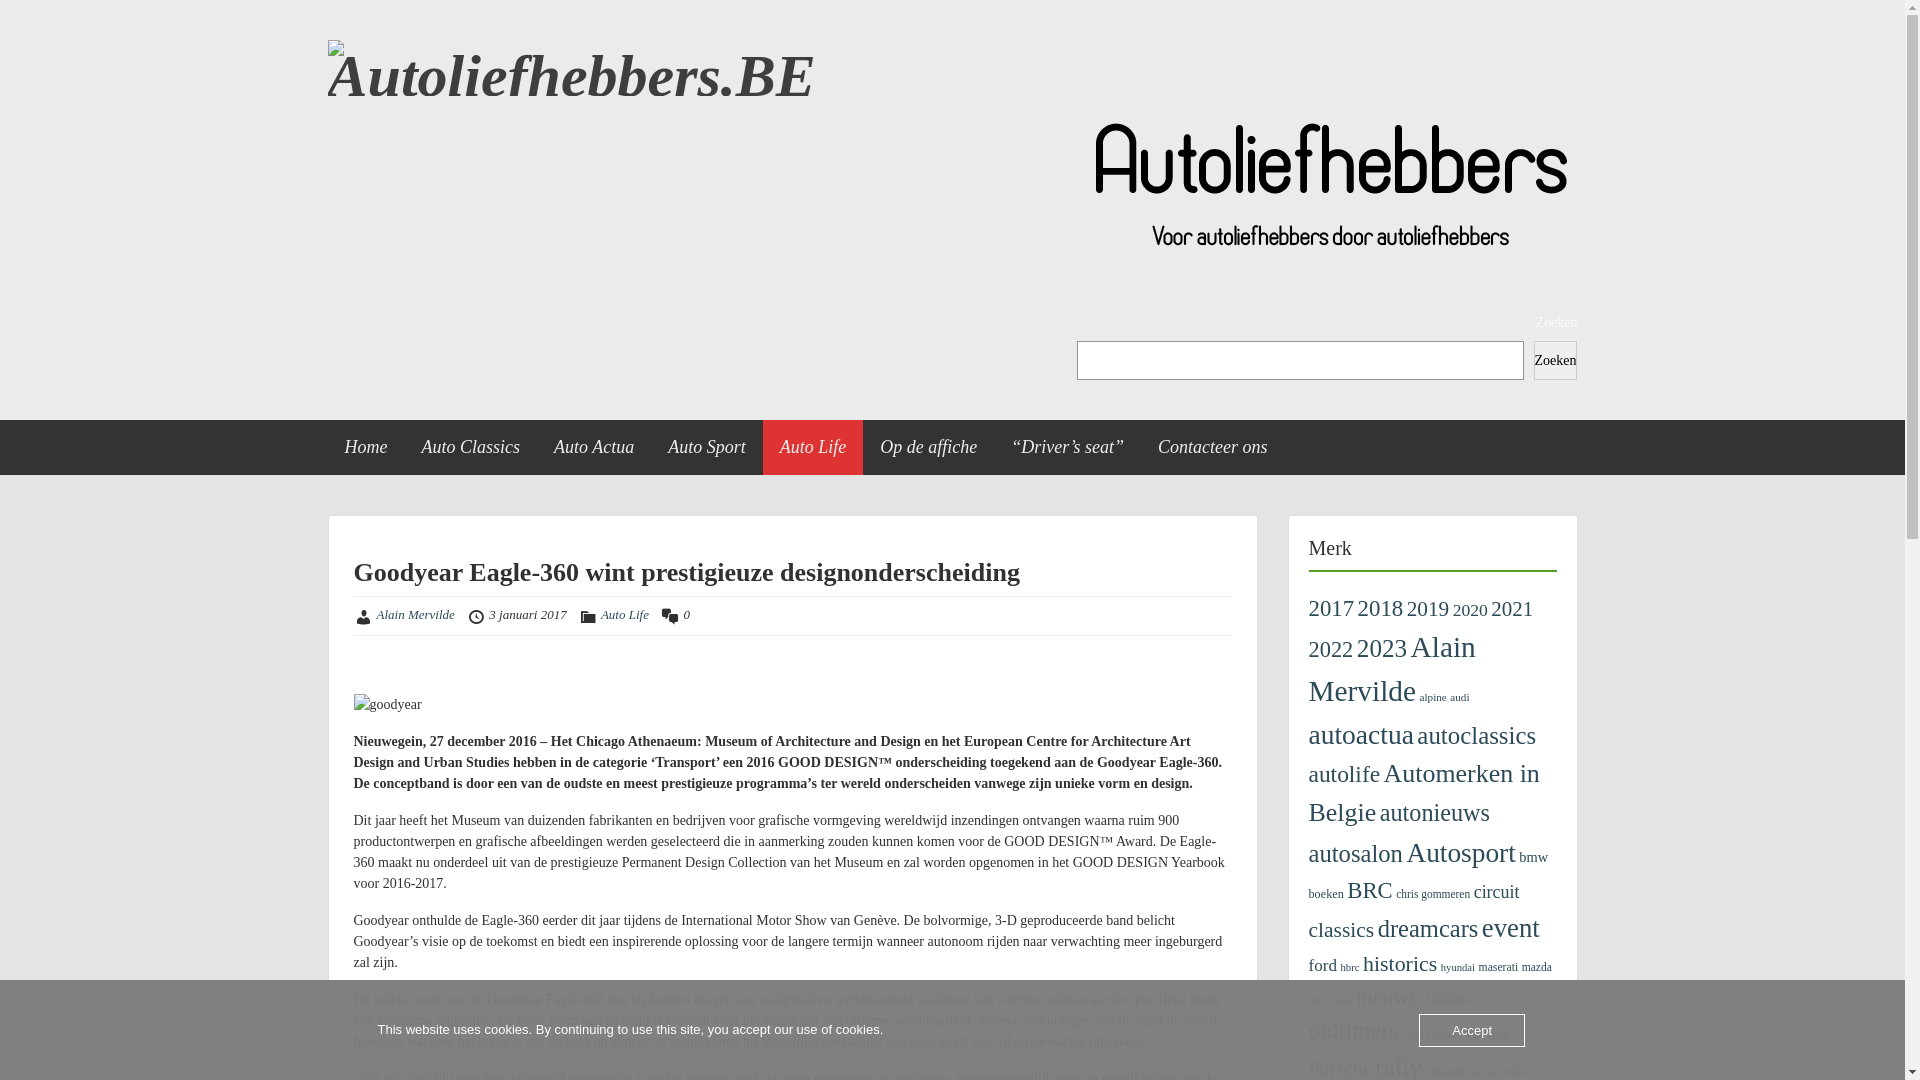 Image resolution: width=1920 pixels, height=1080 pixels. I want to click on '2020', so click(1470, 608).